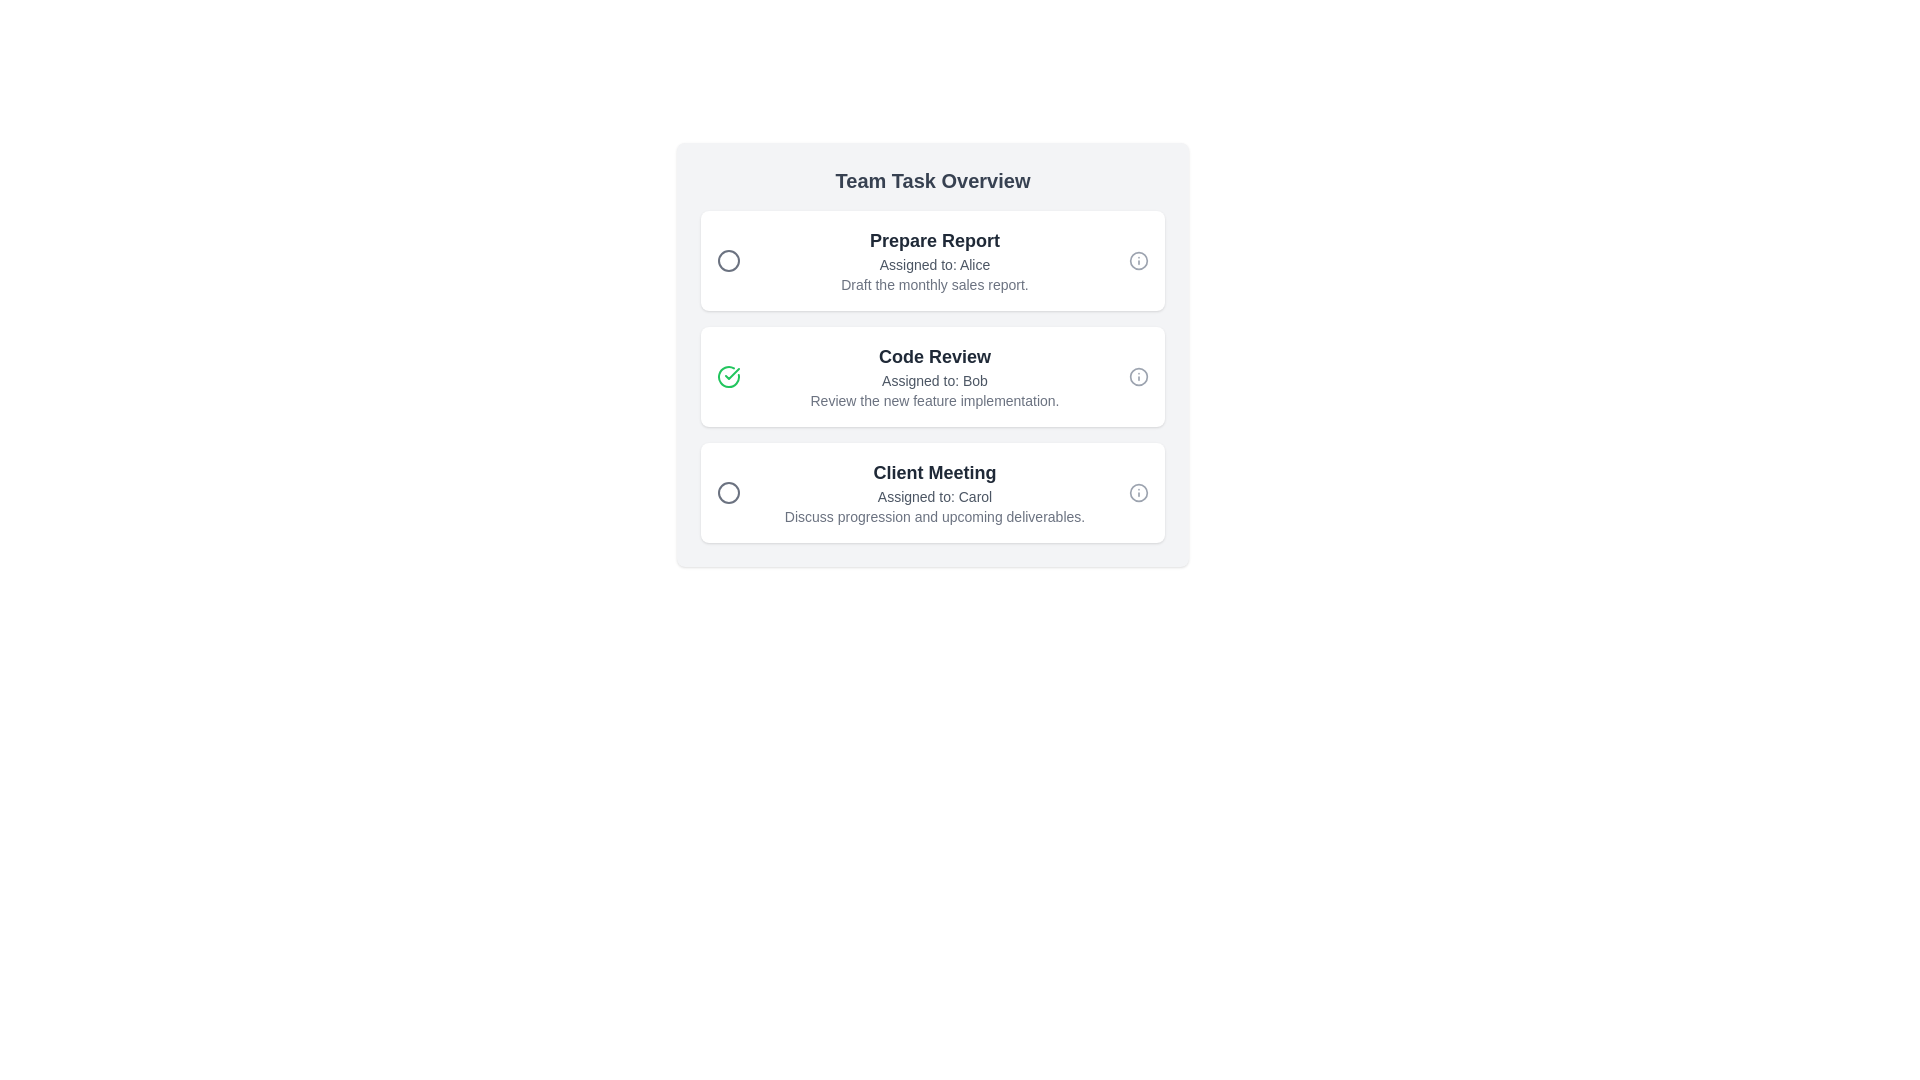 This screenshot has width=1920, height=1080. I want to click on the 'Client Meeting' text label, which serves as the title for the task entry in the 'Team Task Overview' list, so click(934, 473).